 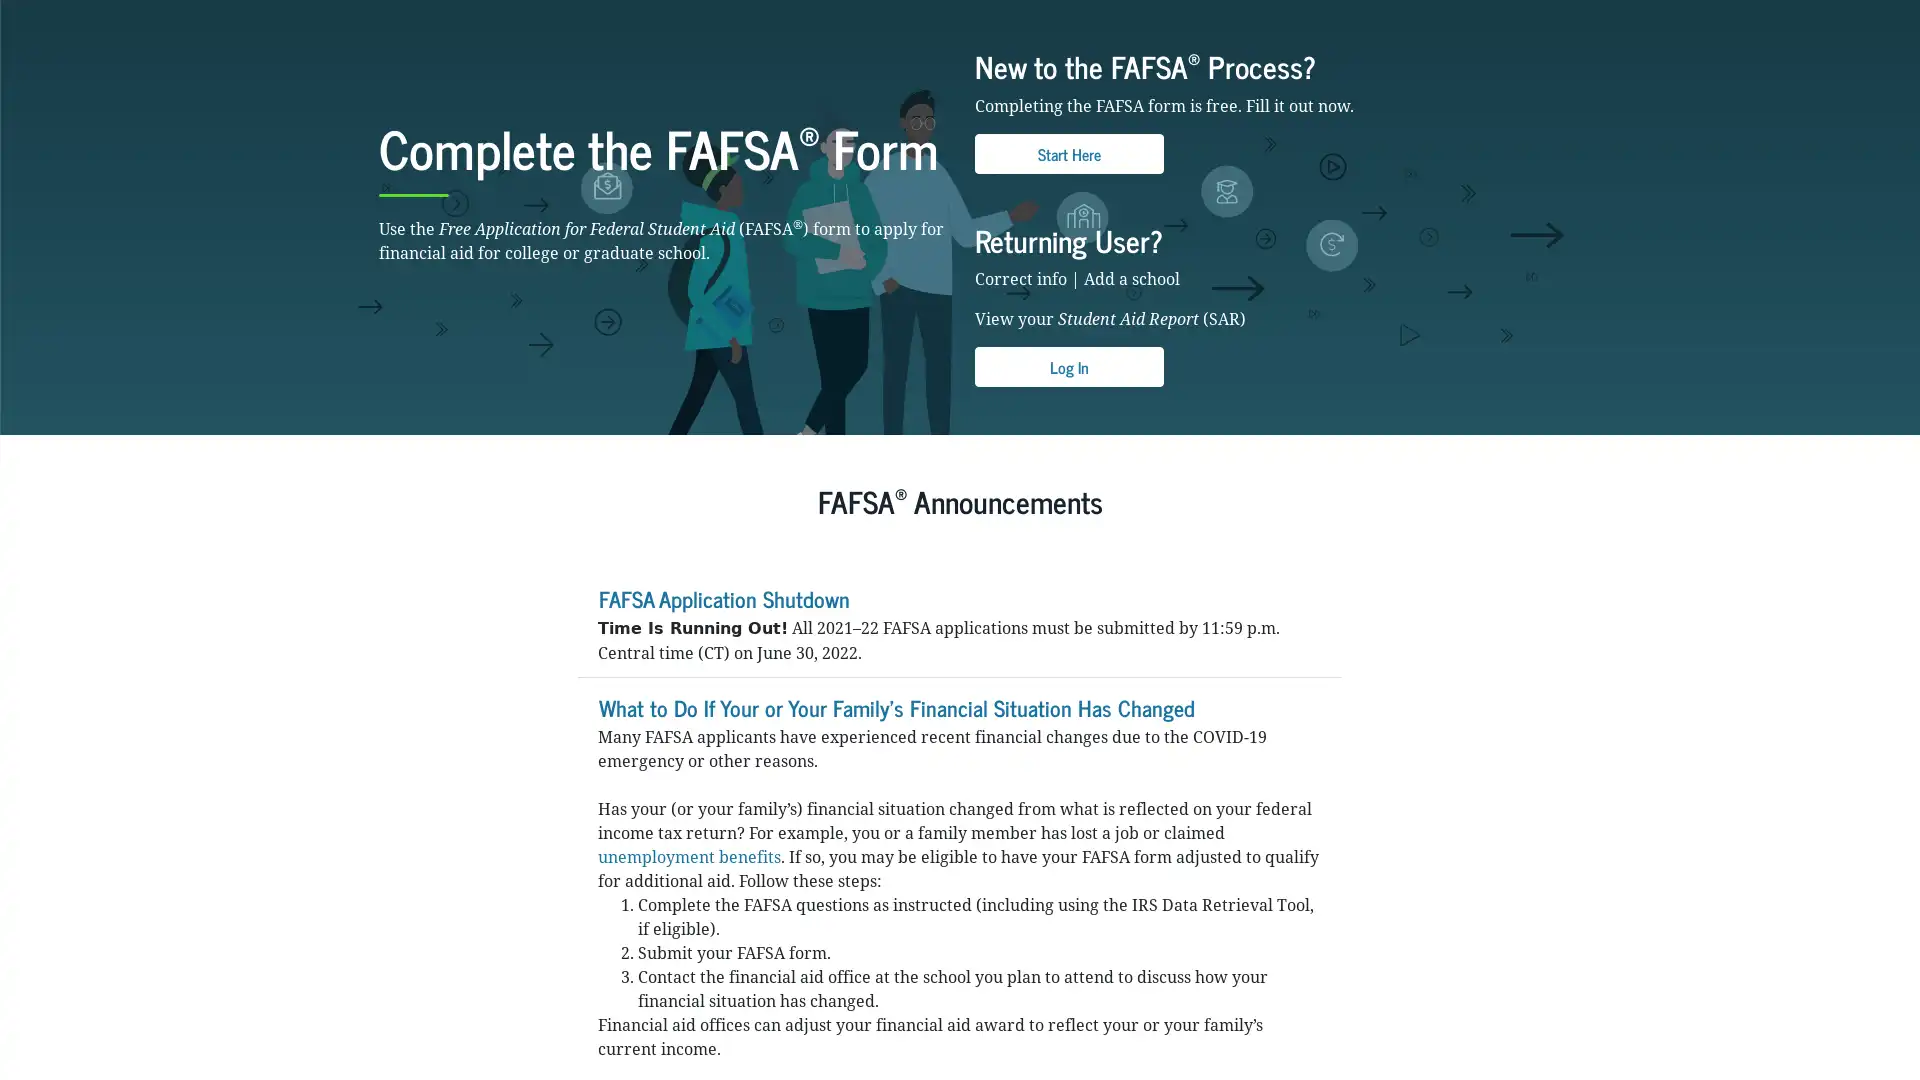 I want to click on FAFSA Application Shutdown, so click(x=722, y=727).